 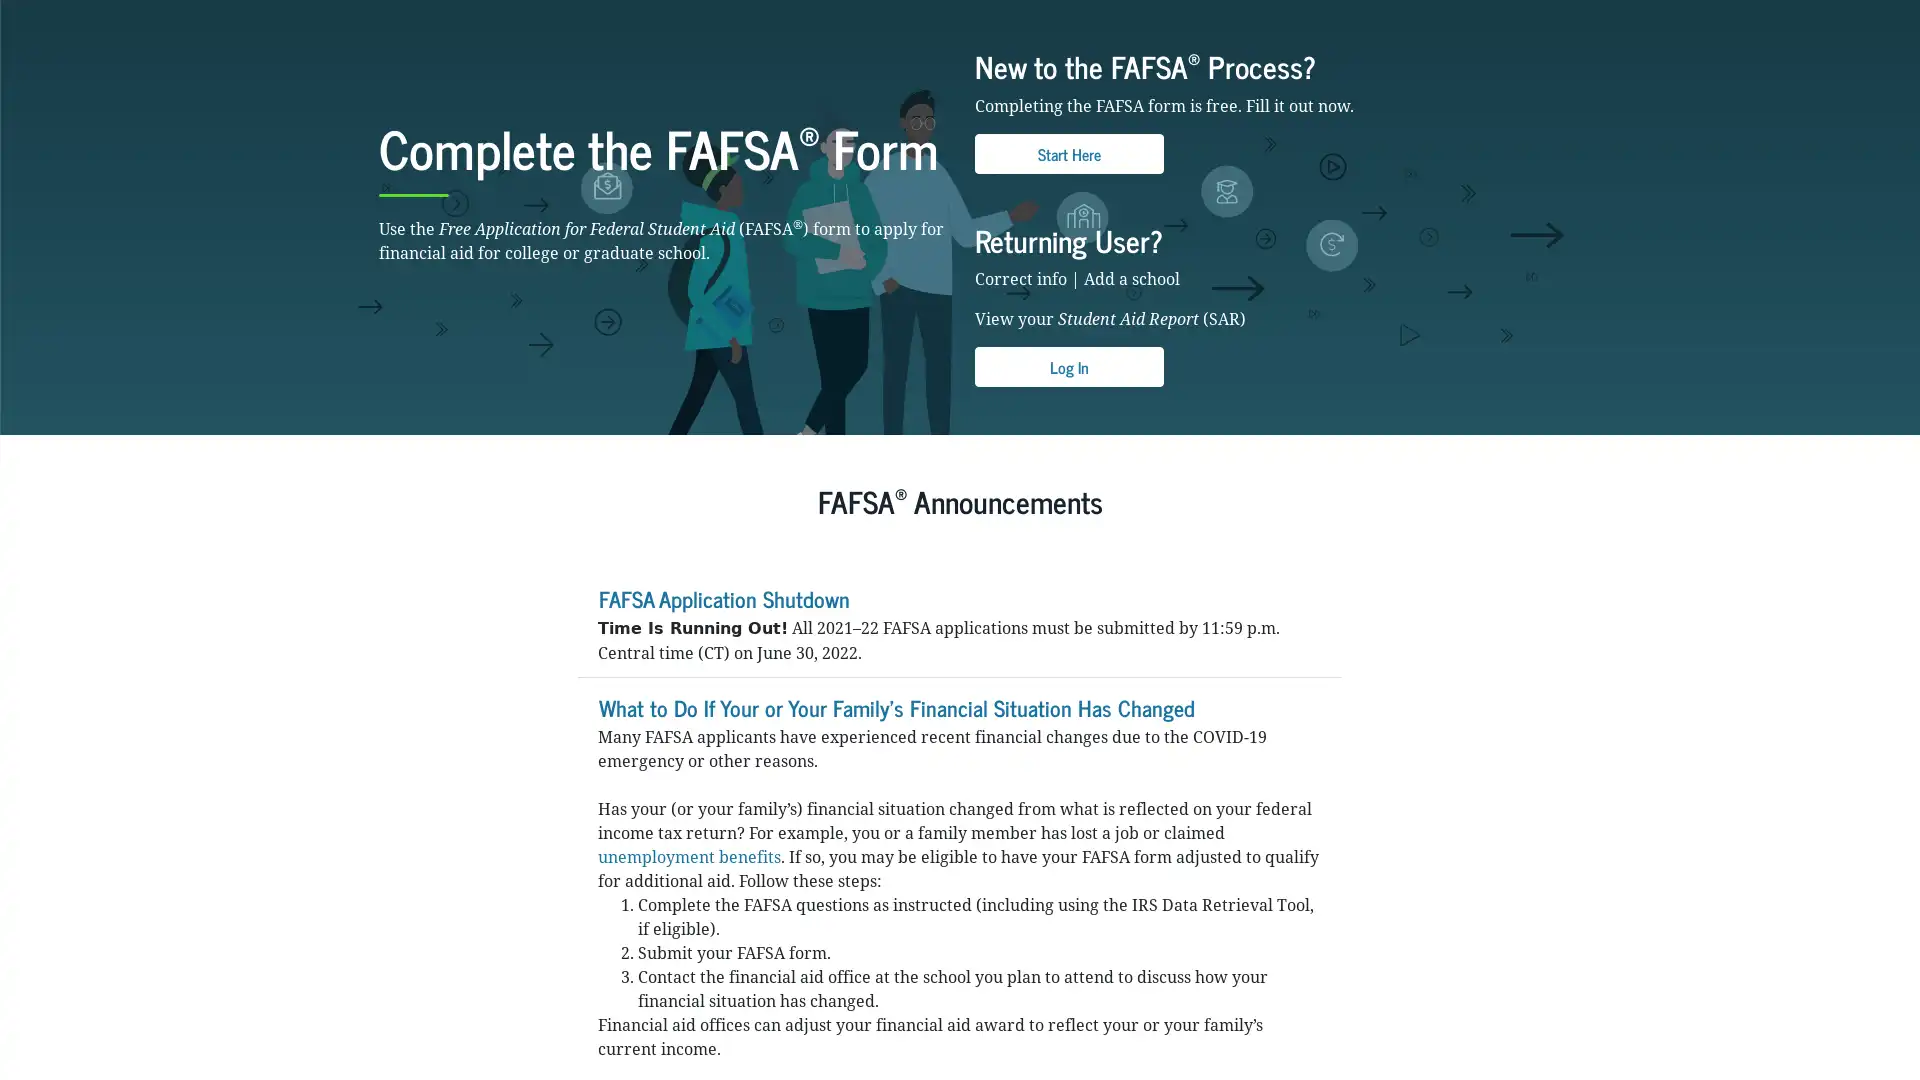 I want to click on FAFSA Application Shutdown, so click(x=722, y=727).